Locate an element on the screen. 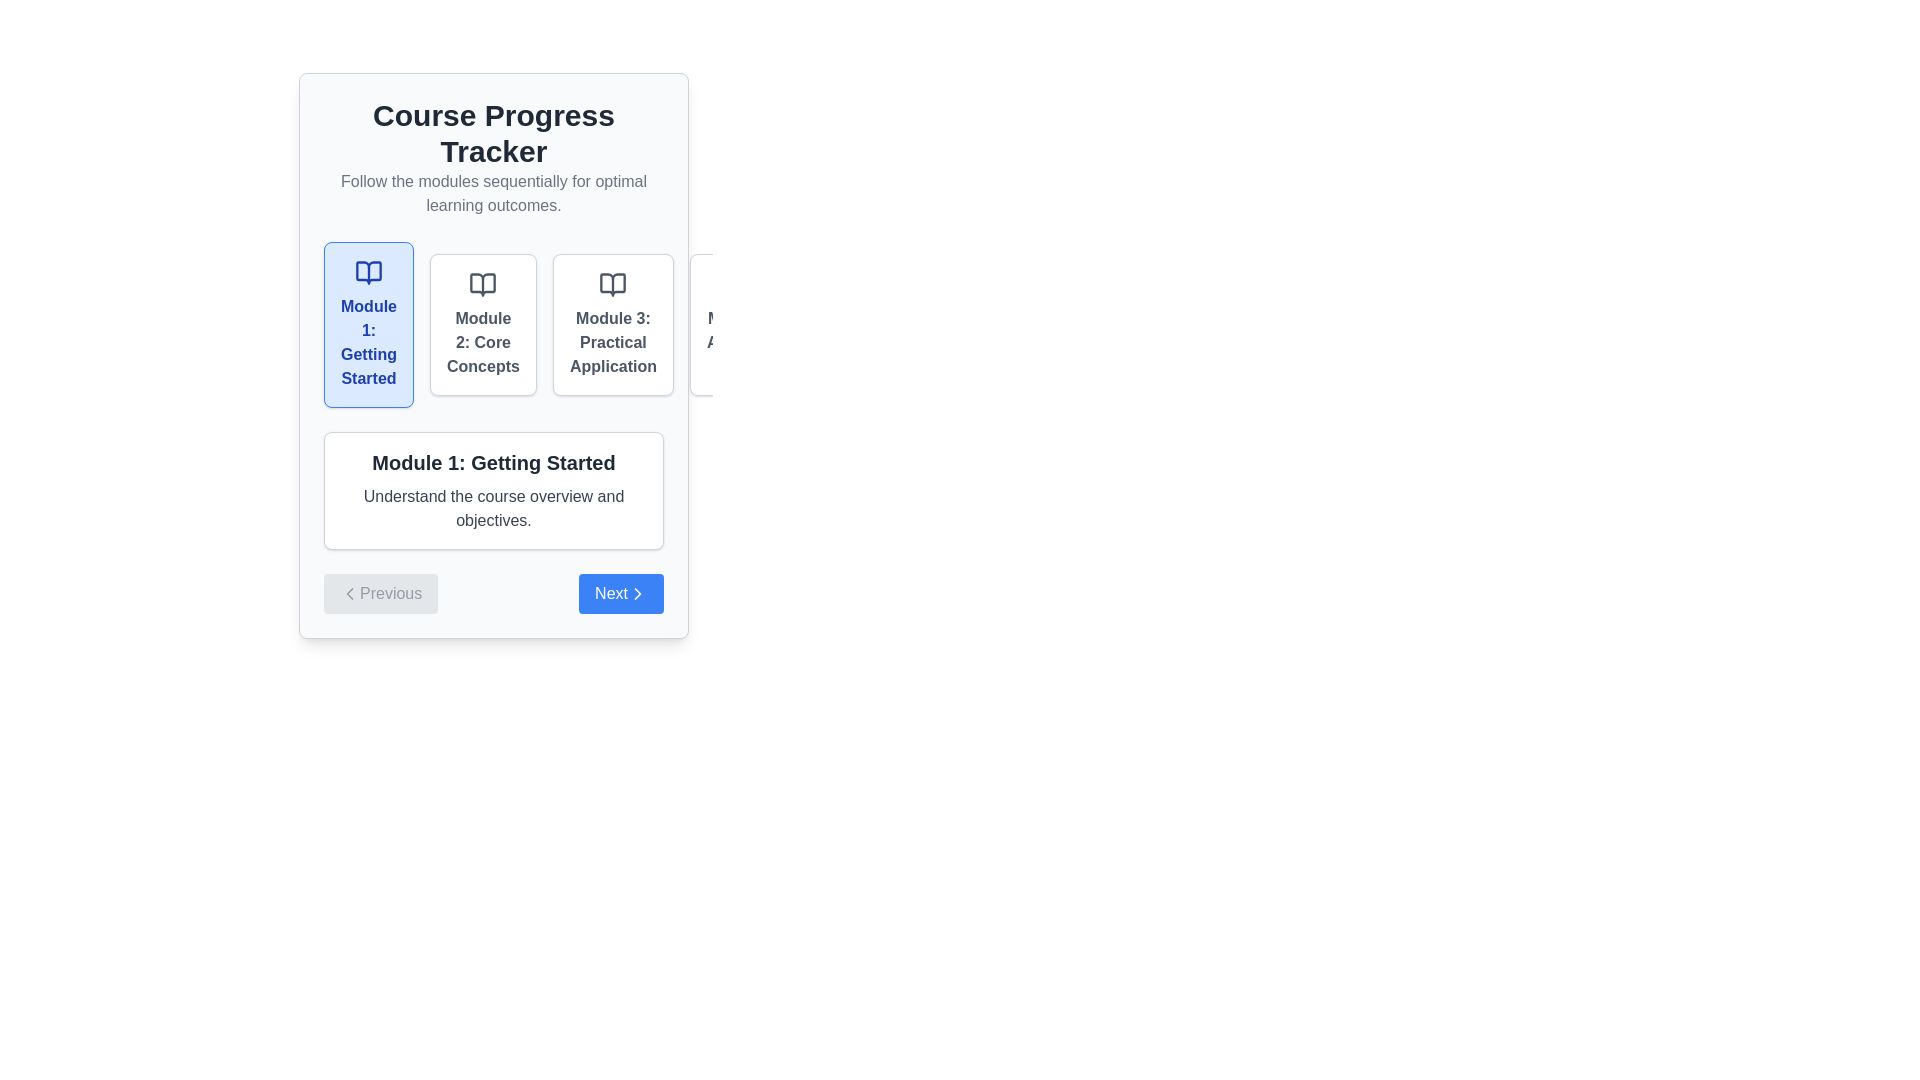 This screenshot has height=1080, width=1920. the 'Previous' button icon located at the bottom left corner of the card-like interface is located at coordinates (350, 593).